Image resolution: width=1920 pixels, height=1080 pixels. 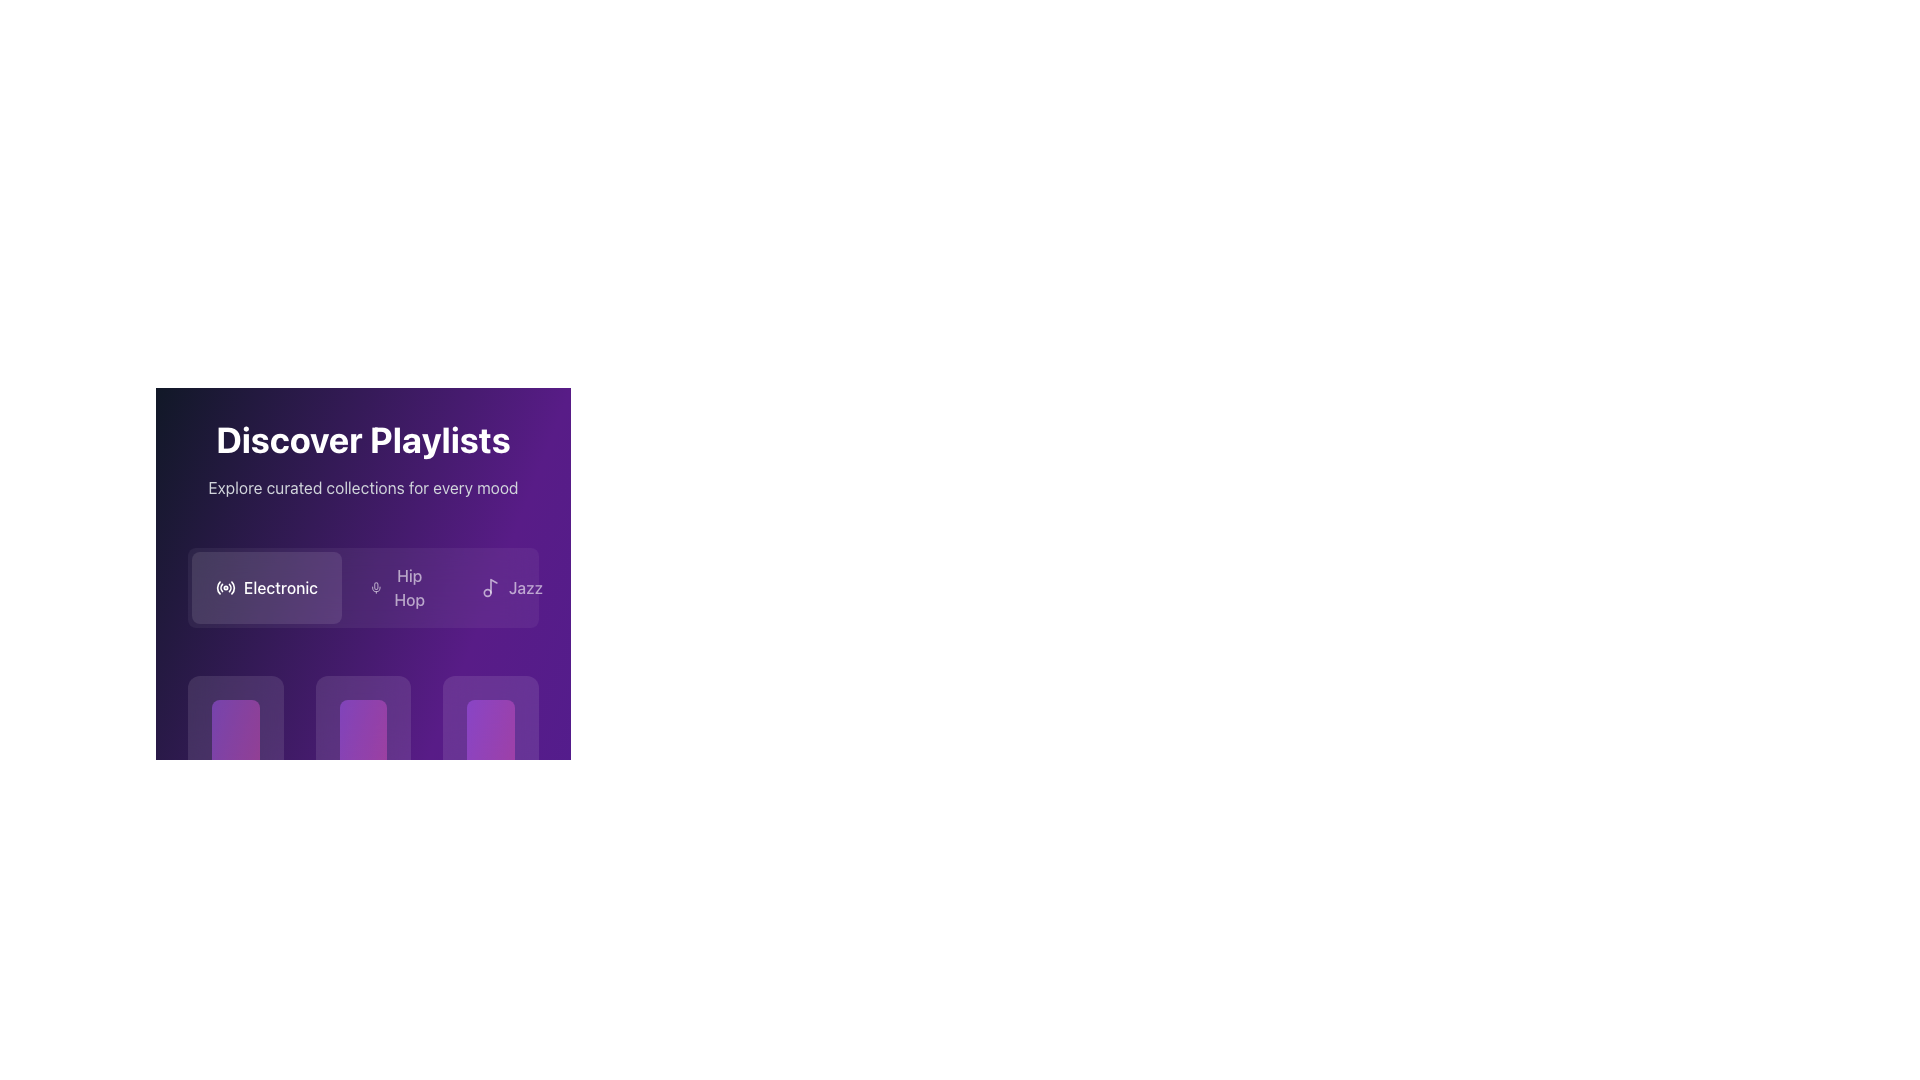 I want to click on the button containing the text 'Electronic', so click(x=280, y=586).